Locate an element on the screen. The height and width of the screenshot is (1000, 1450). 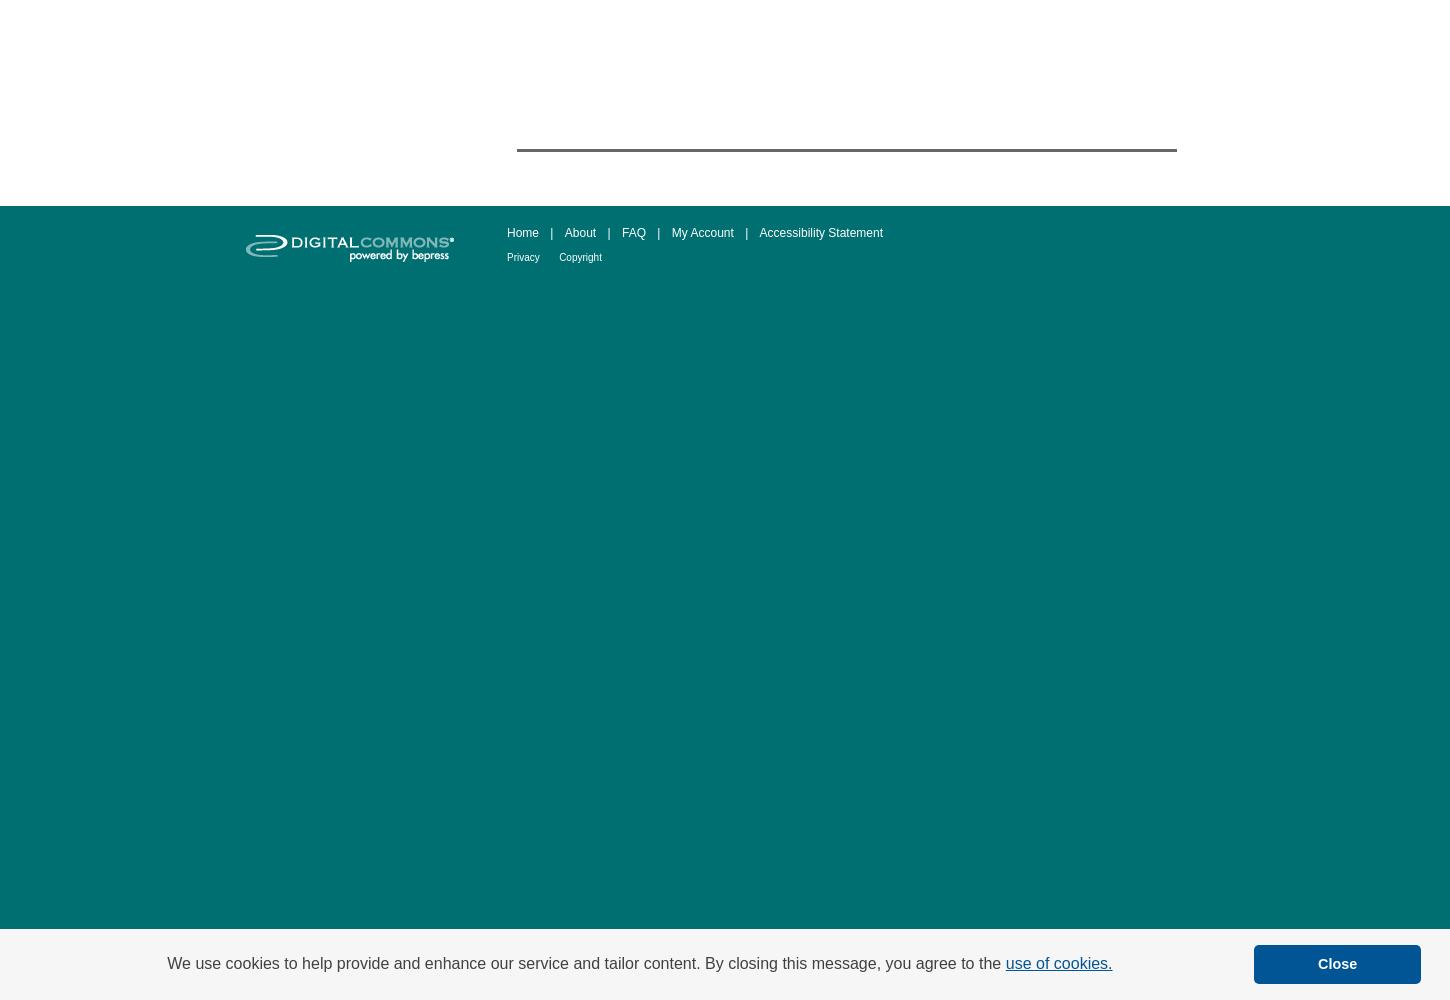
'Close' is located at coordinates (1336, 963).